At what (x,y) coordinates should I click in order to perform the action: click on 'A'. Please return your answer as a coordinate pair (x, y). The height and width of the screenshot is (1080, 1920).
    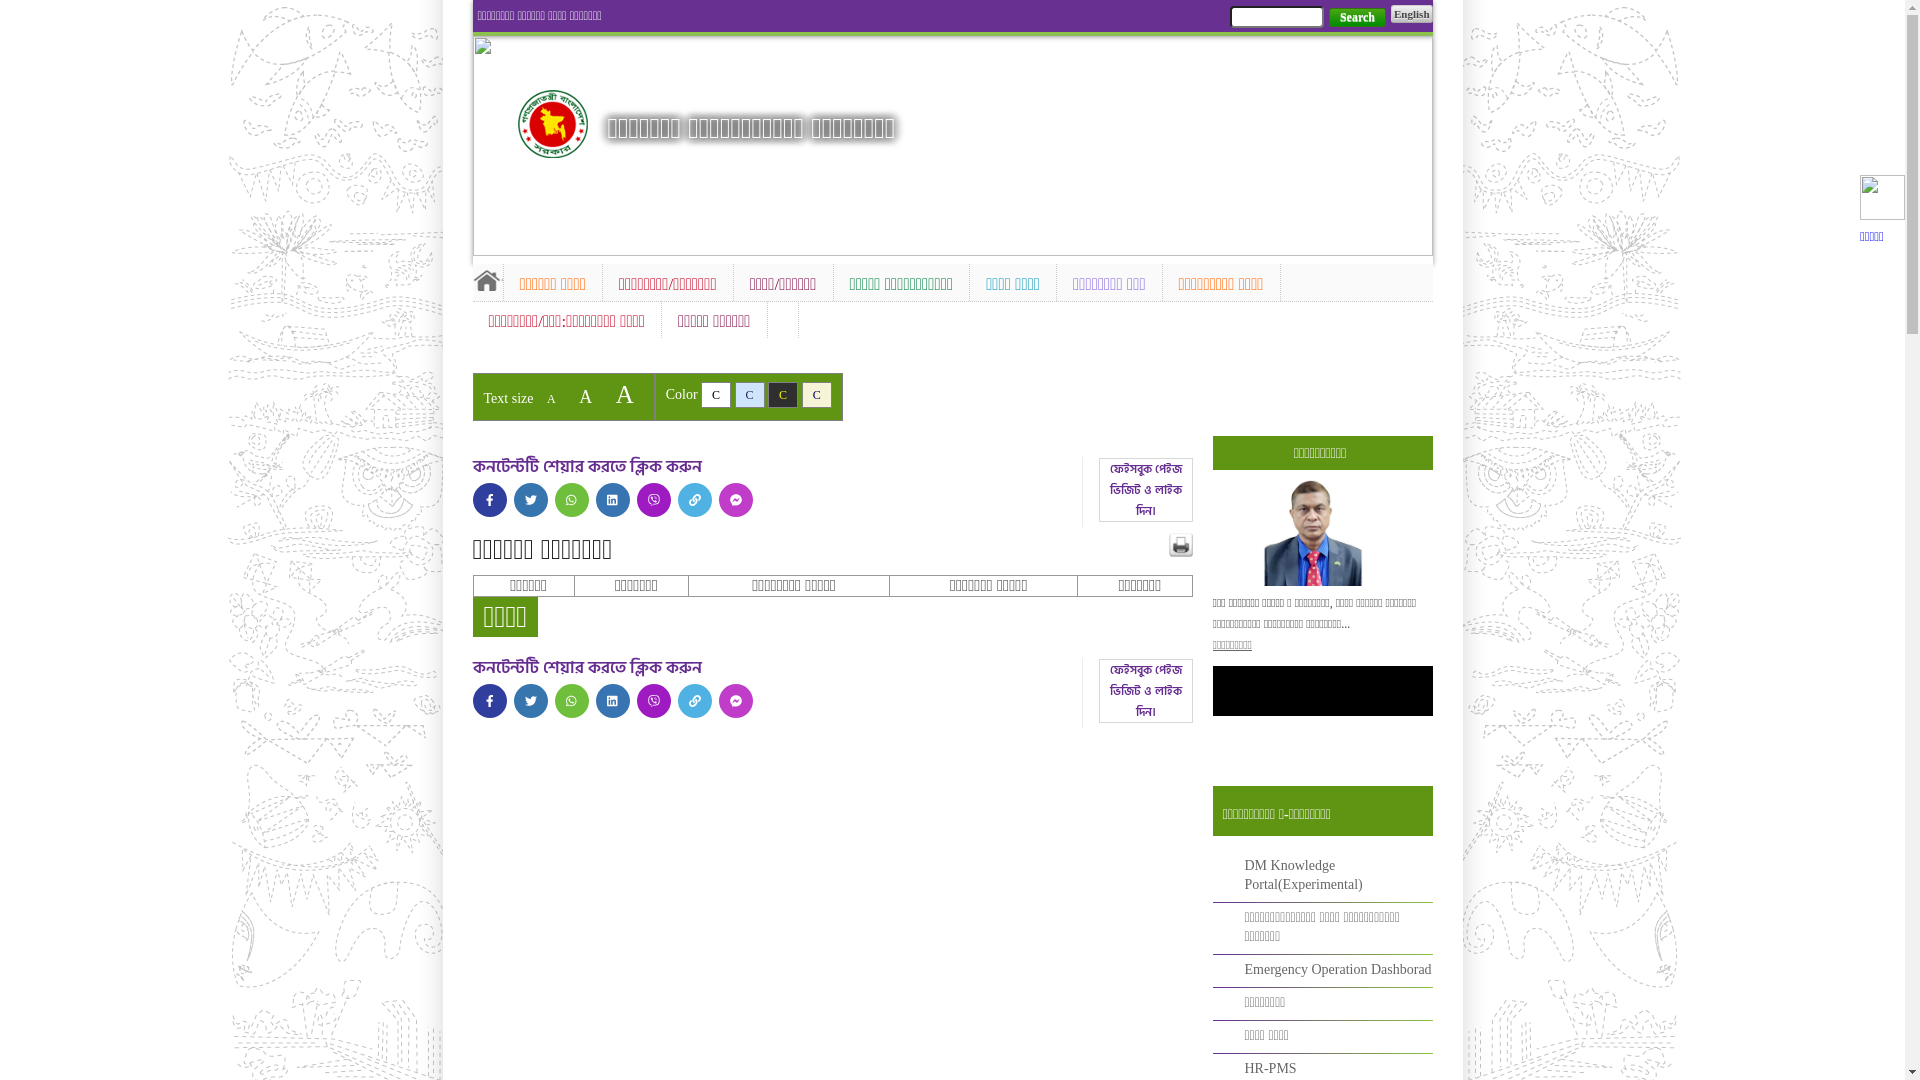
    Looking at the image, I should click on (623, 394).